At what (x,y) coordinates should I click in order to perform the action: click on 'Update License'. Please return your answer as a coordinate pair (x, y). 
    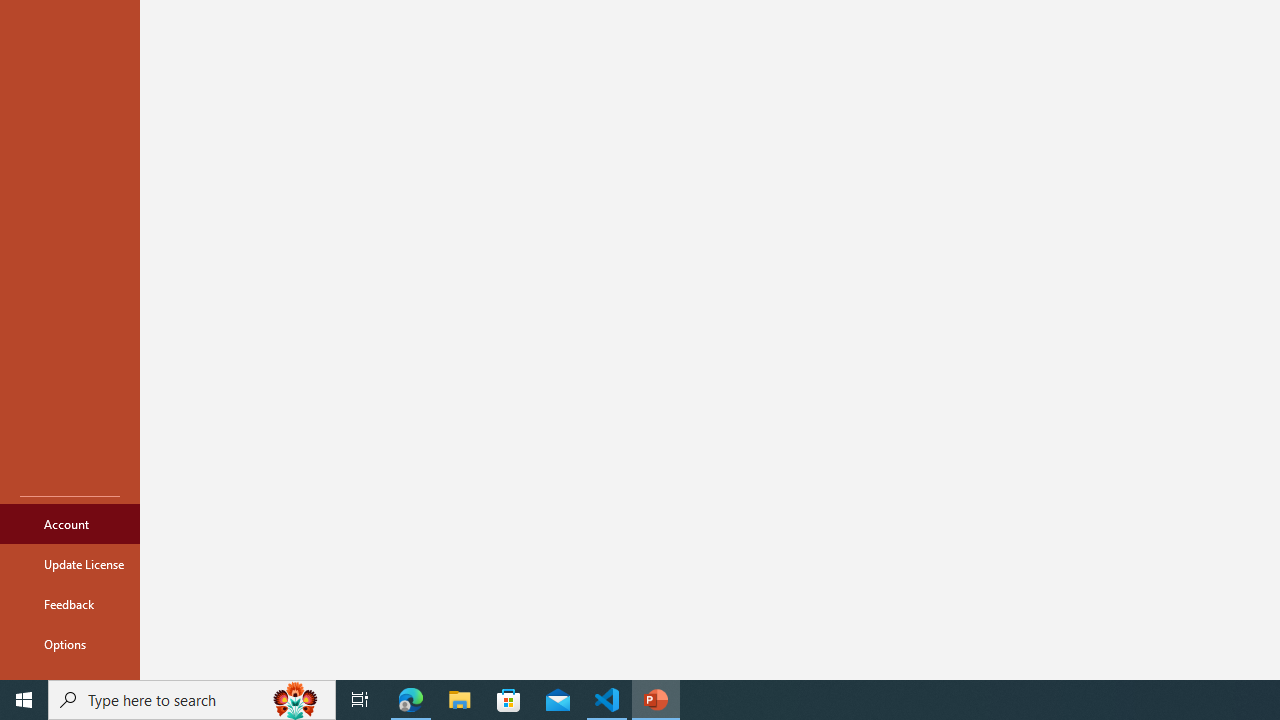
    Looking at the image, I should click on (69, 564).